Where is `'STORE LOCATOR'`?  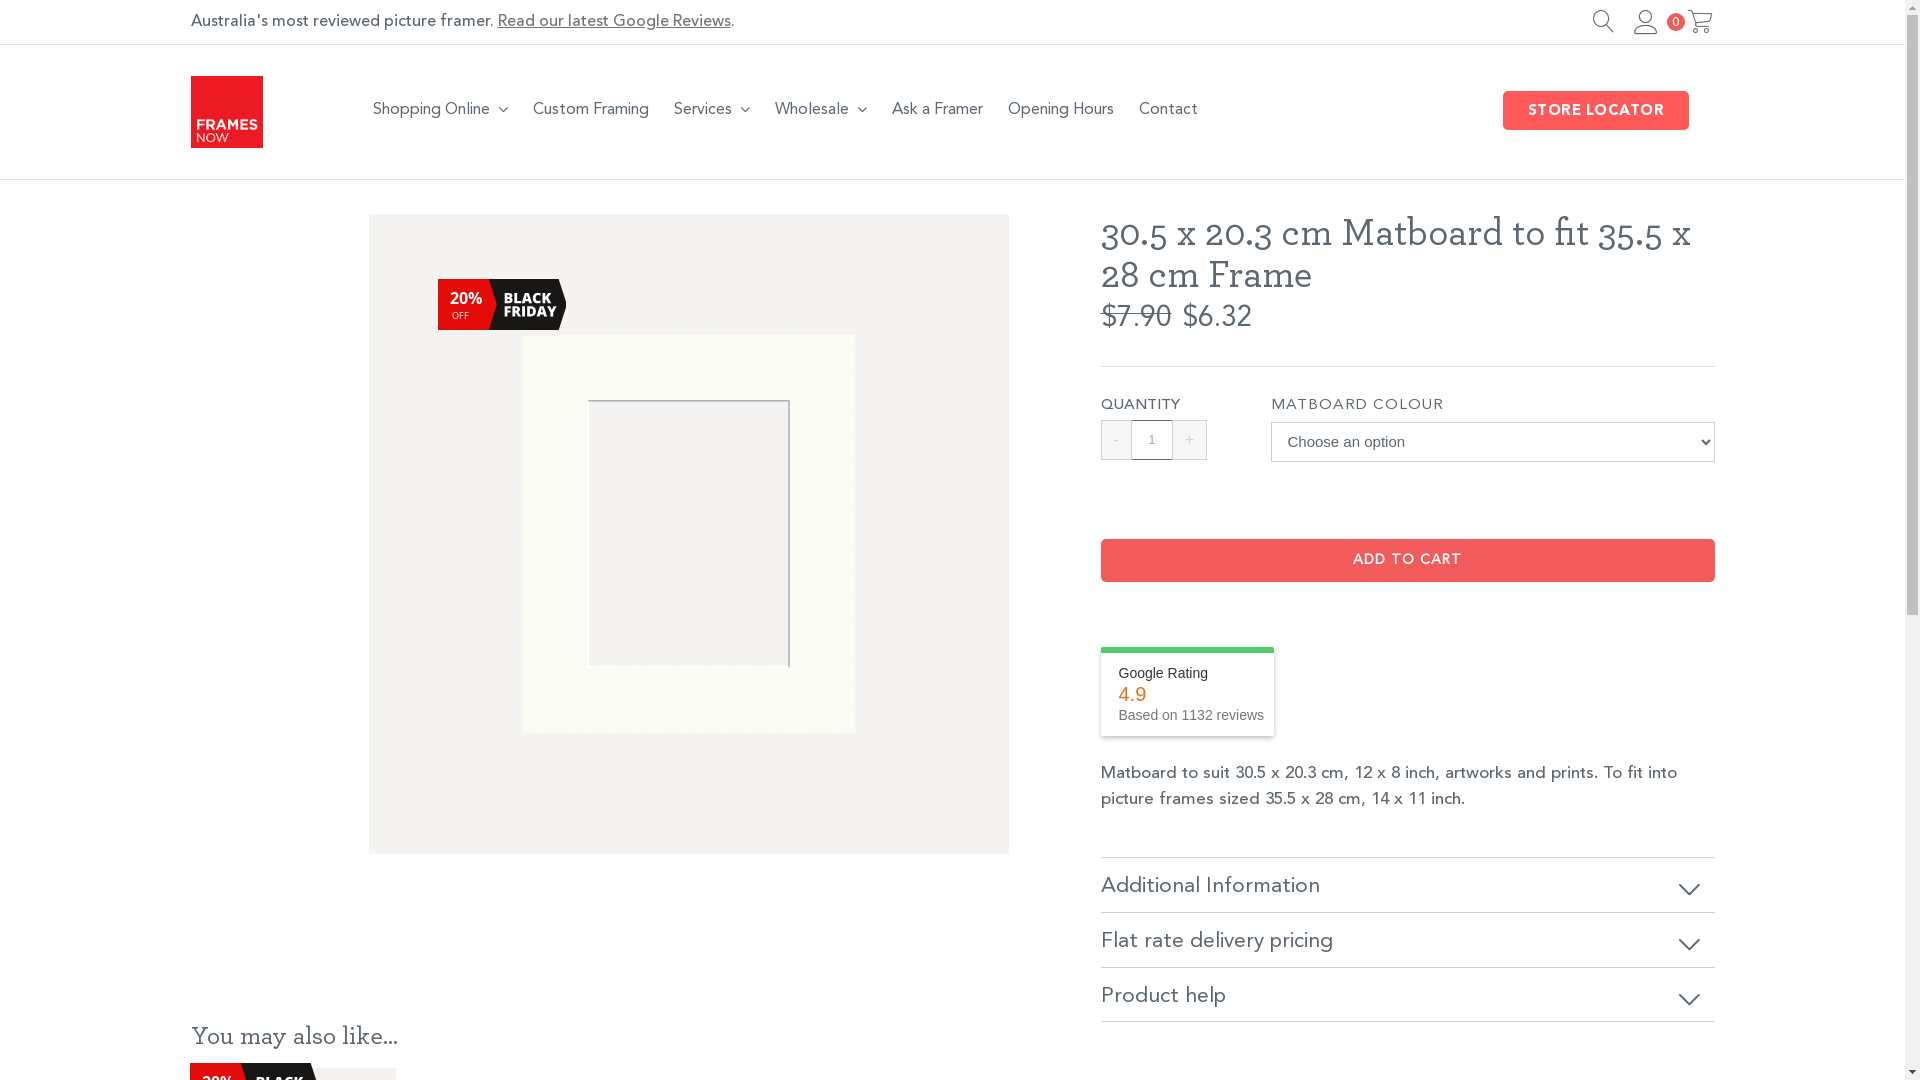 'STORE LOCATOR' is located at coordinates (1595, 110).